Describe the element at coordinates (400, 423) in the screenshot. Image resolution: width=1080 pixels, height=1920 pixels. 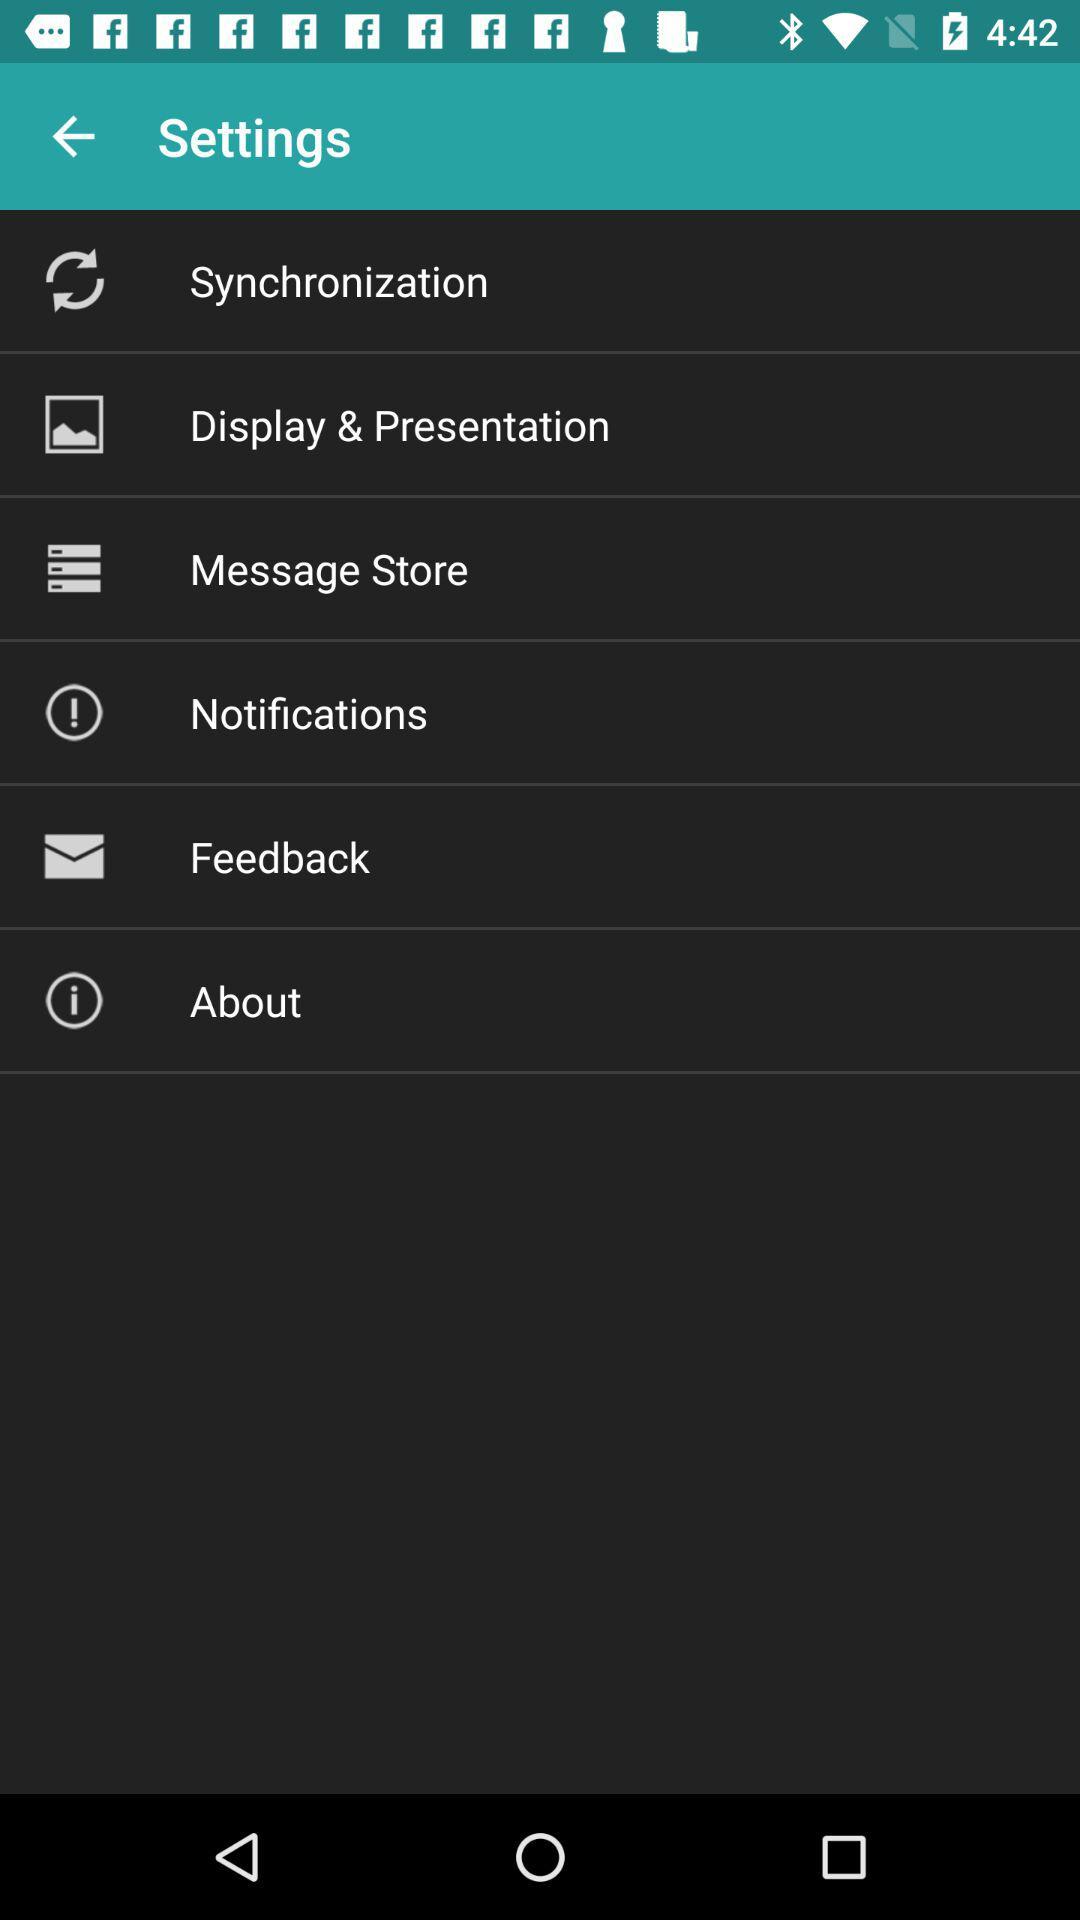
I see `icon above message store` at that location.